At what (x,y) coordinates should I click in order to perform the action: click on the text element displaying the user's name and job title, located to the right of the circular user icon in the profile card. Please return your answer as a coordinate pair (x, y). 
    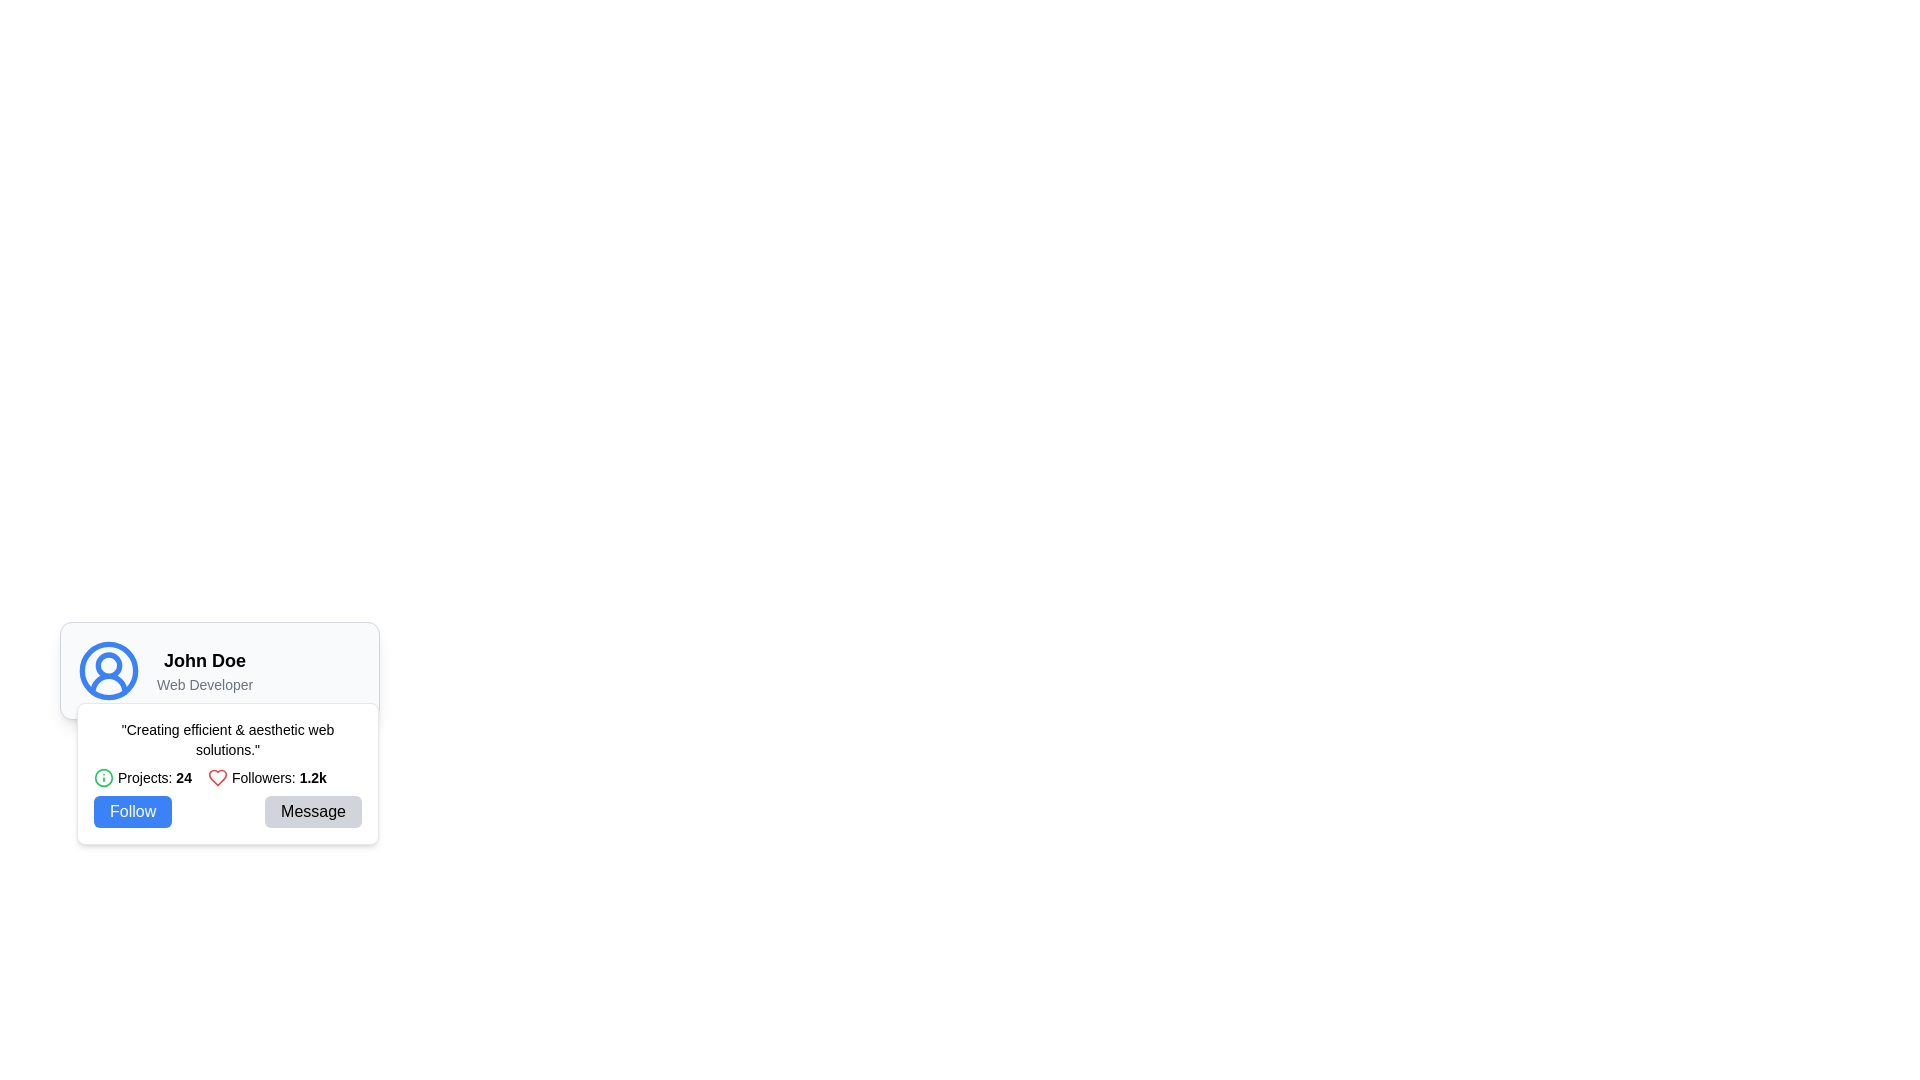
    Looking at the image, I should click on (205, 671).